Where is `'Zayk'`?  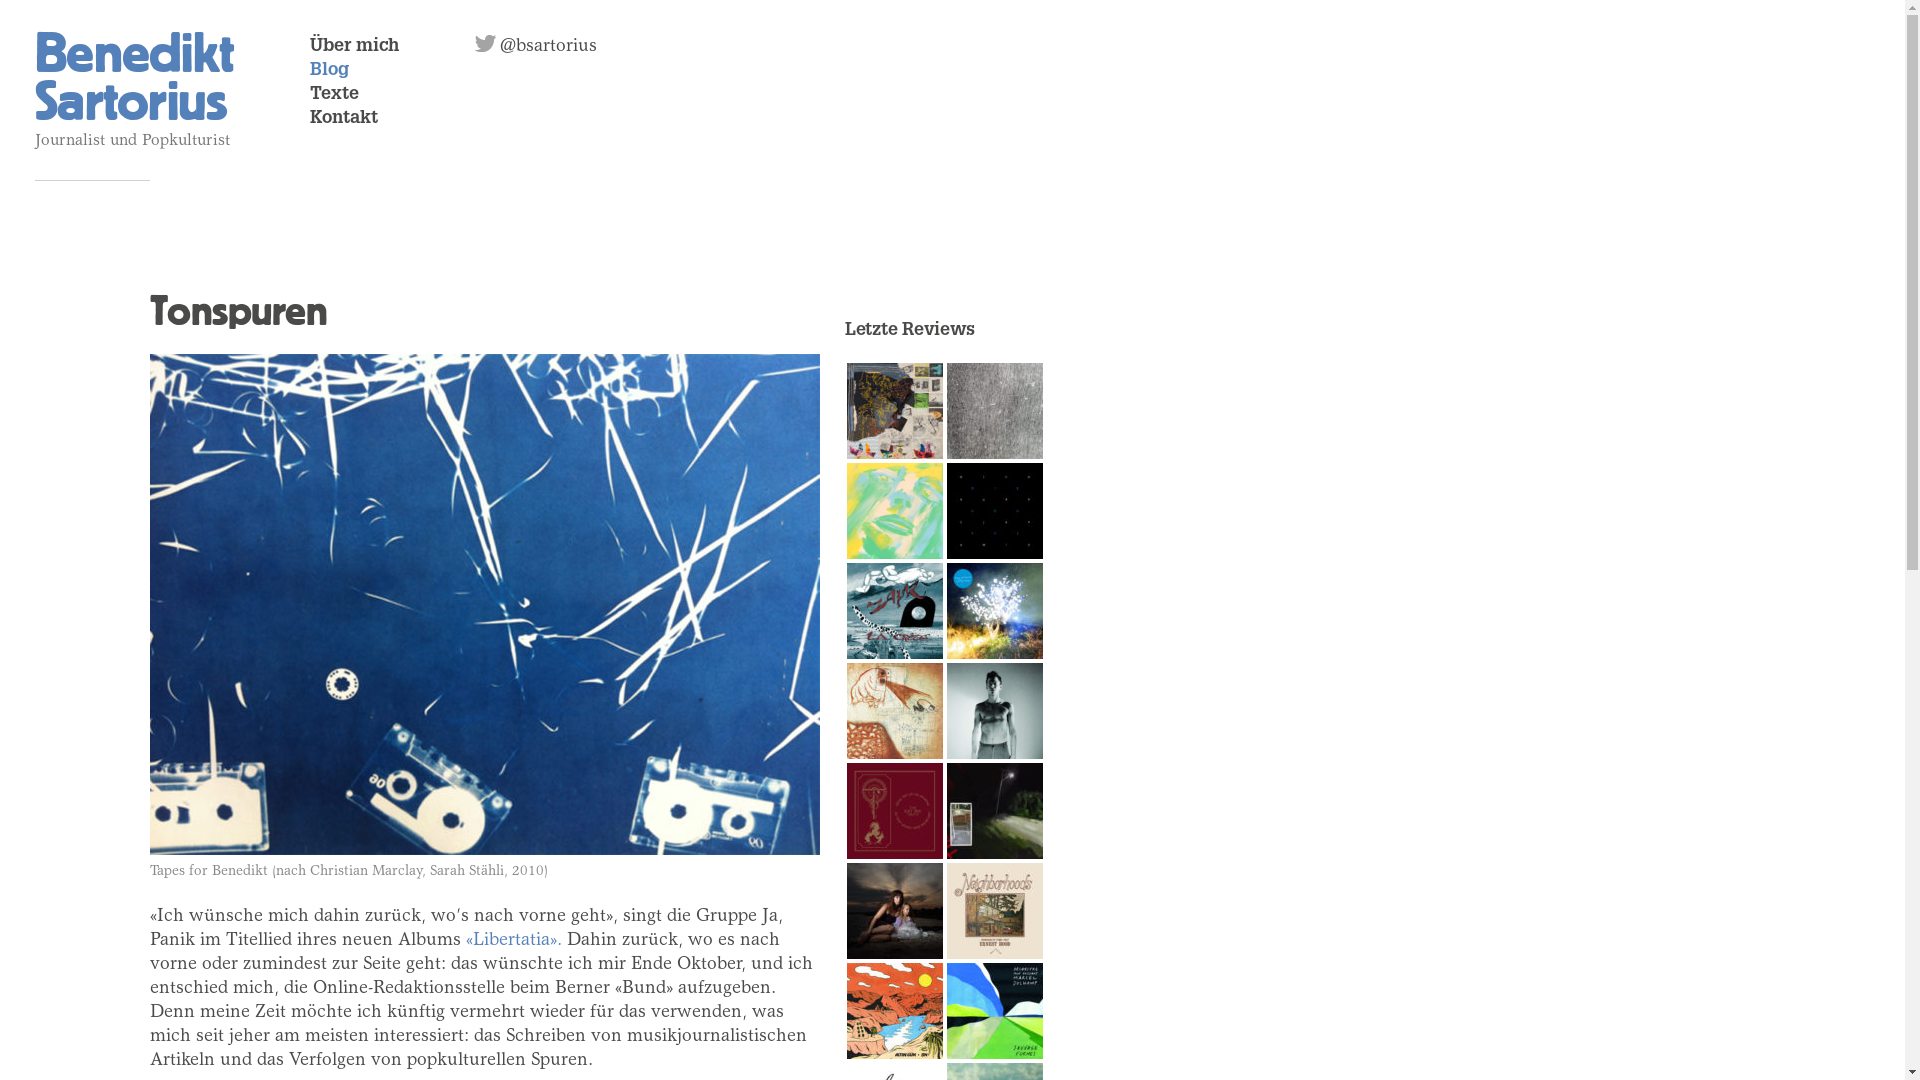 'Zayk' is located at coordinates (893, 609).